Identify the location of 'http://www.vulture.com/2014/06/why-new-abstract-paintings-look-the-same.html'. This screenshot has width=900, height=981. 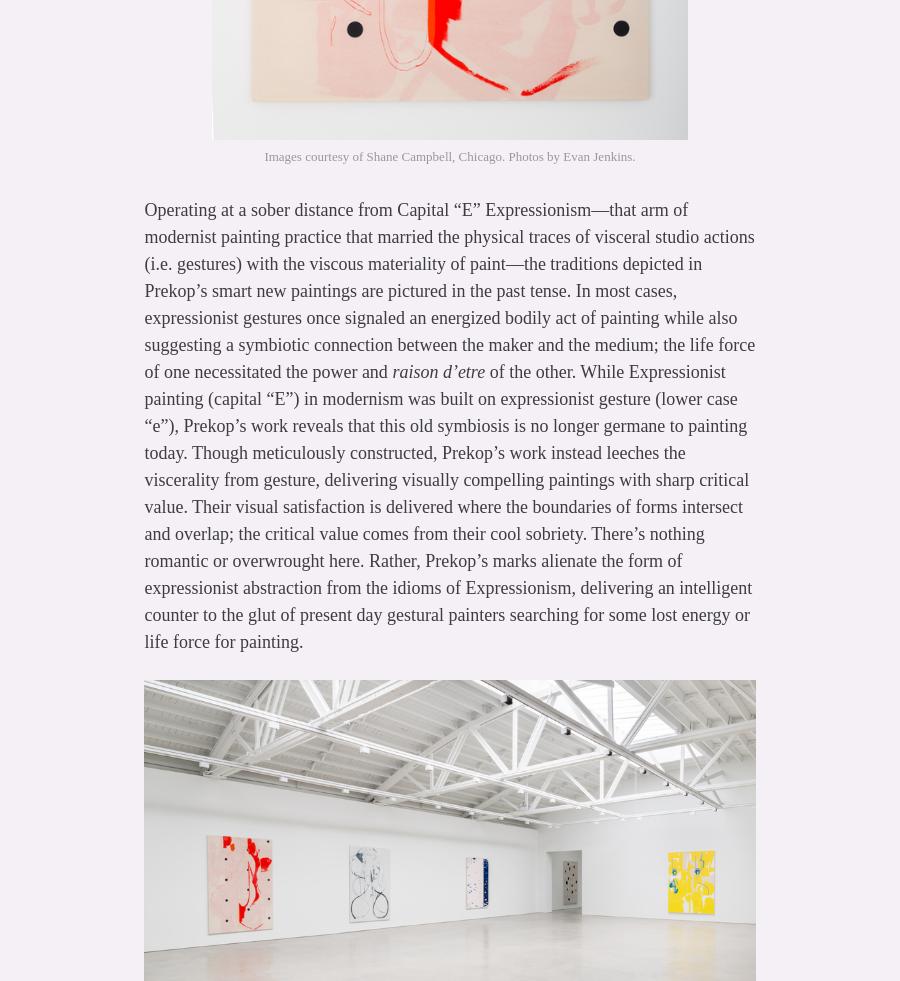
(399, 784).